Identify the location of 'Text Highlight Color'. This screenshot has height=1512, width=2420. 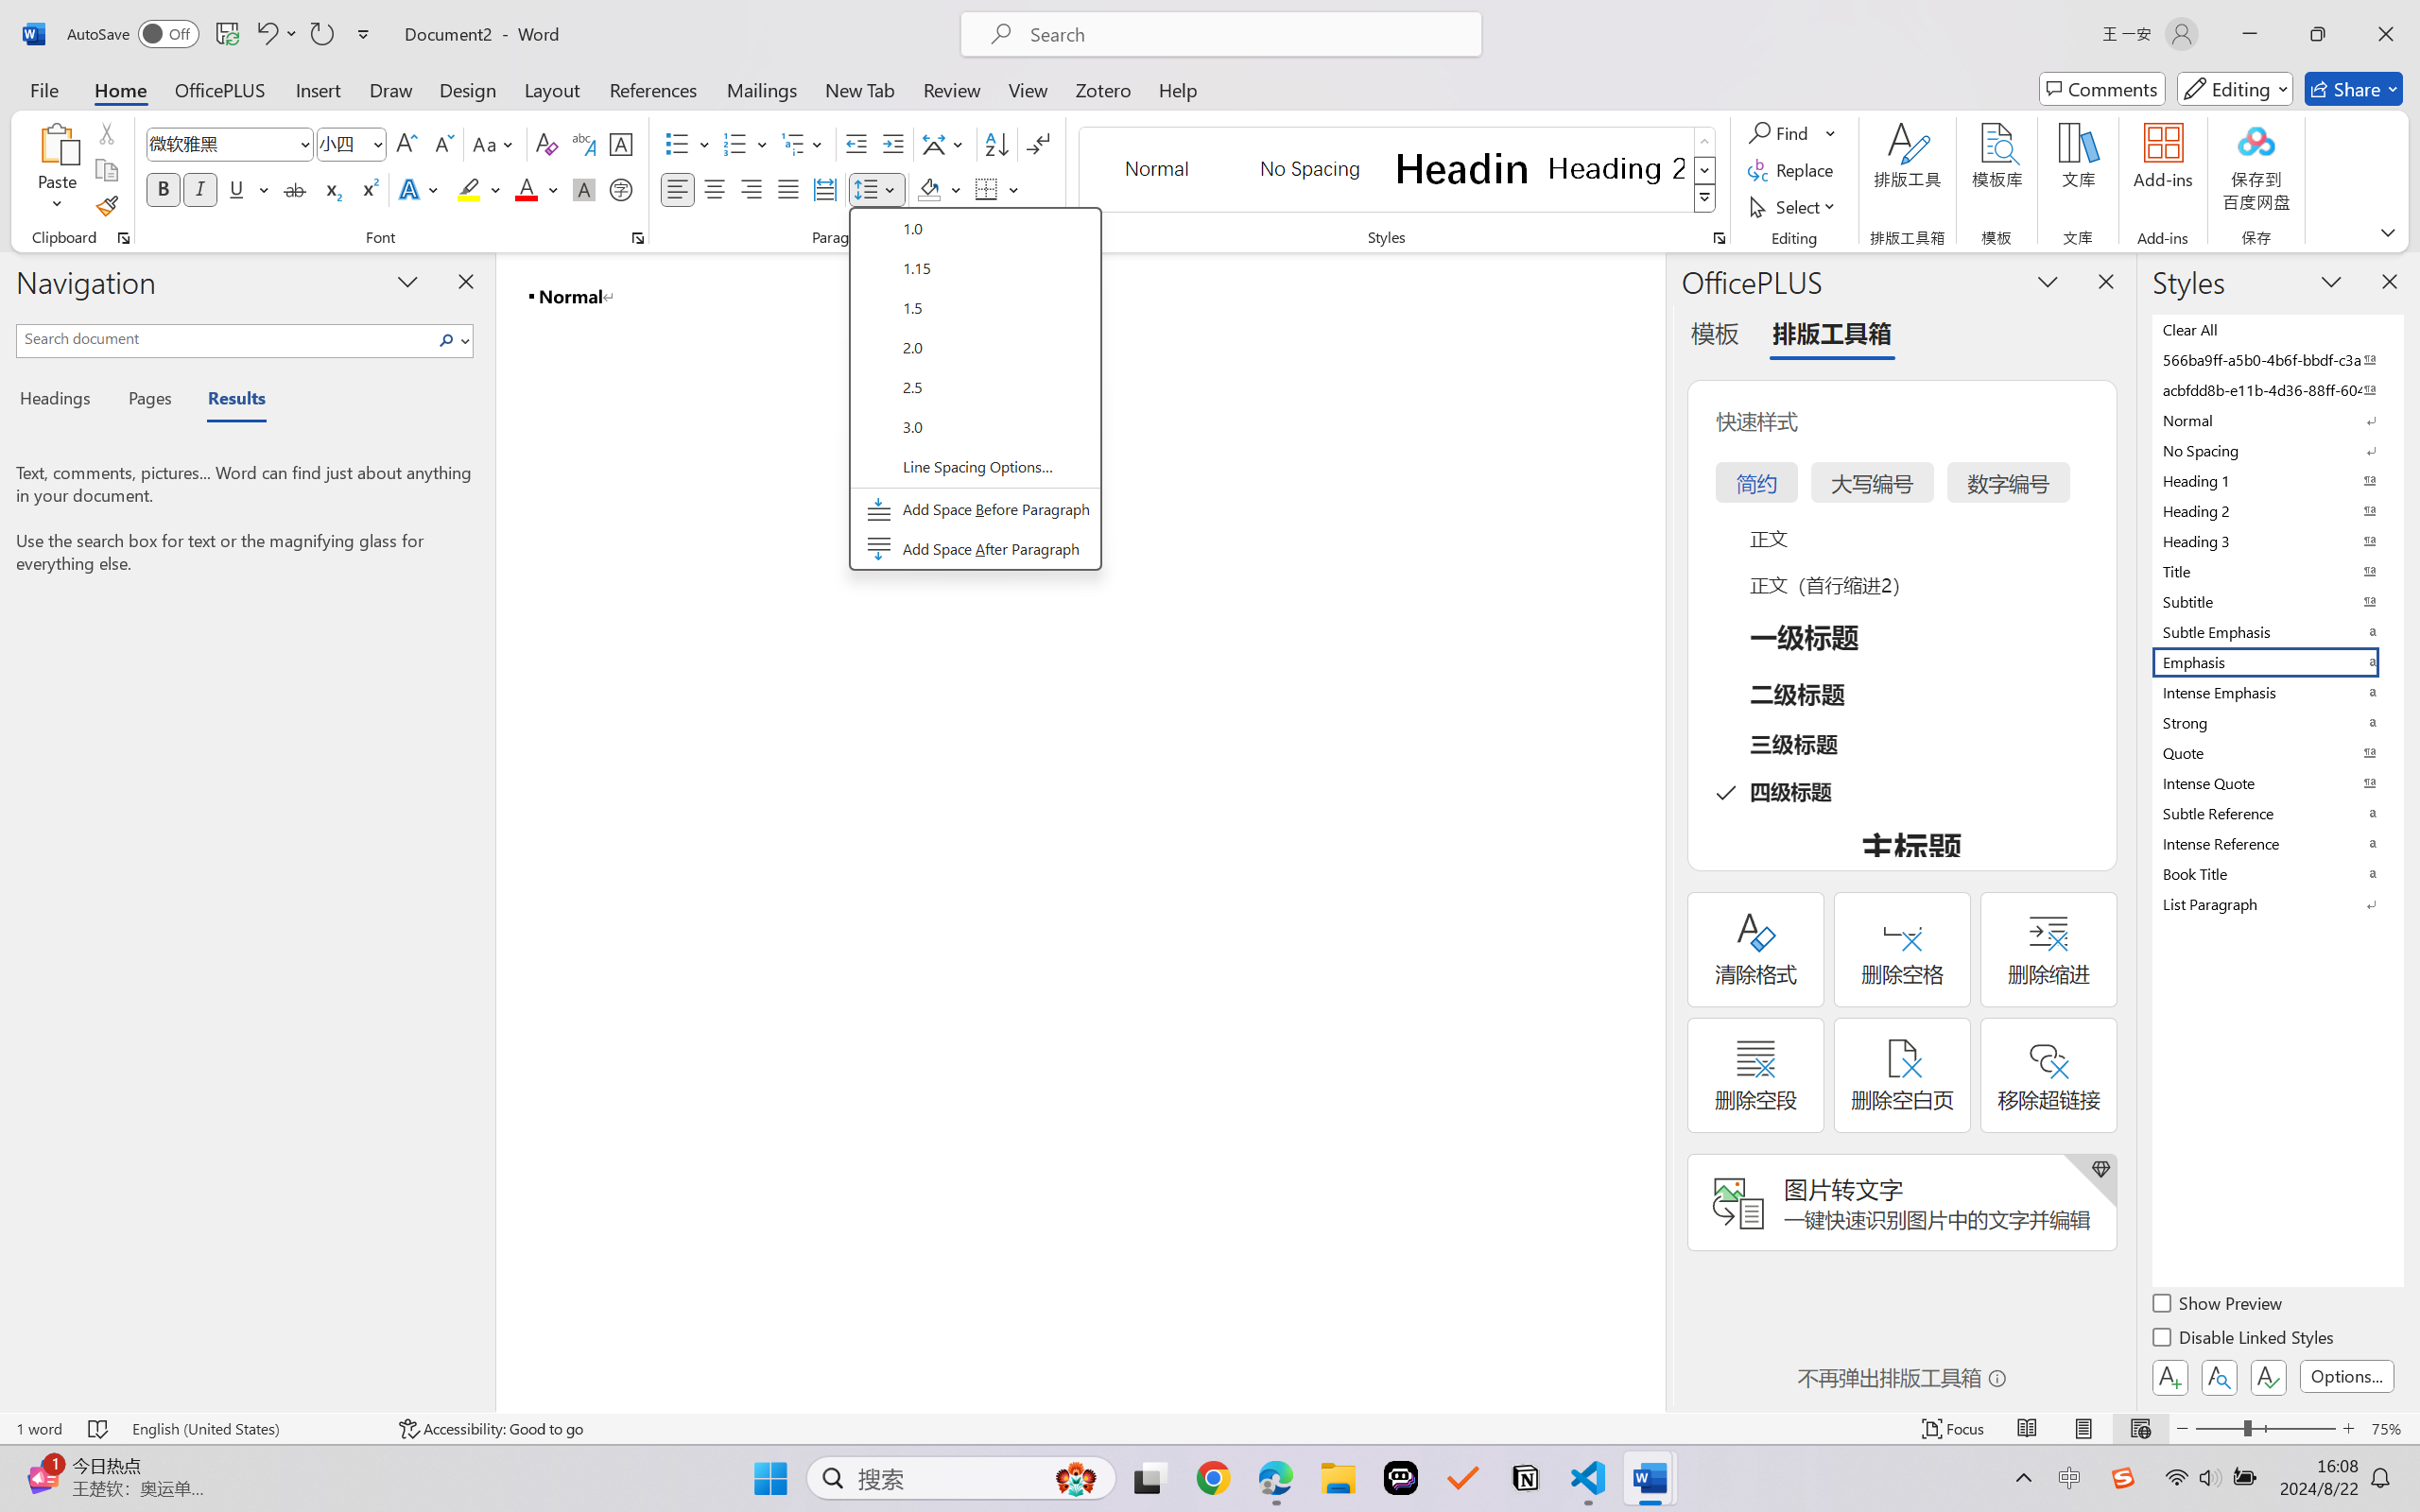
(477, 188).